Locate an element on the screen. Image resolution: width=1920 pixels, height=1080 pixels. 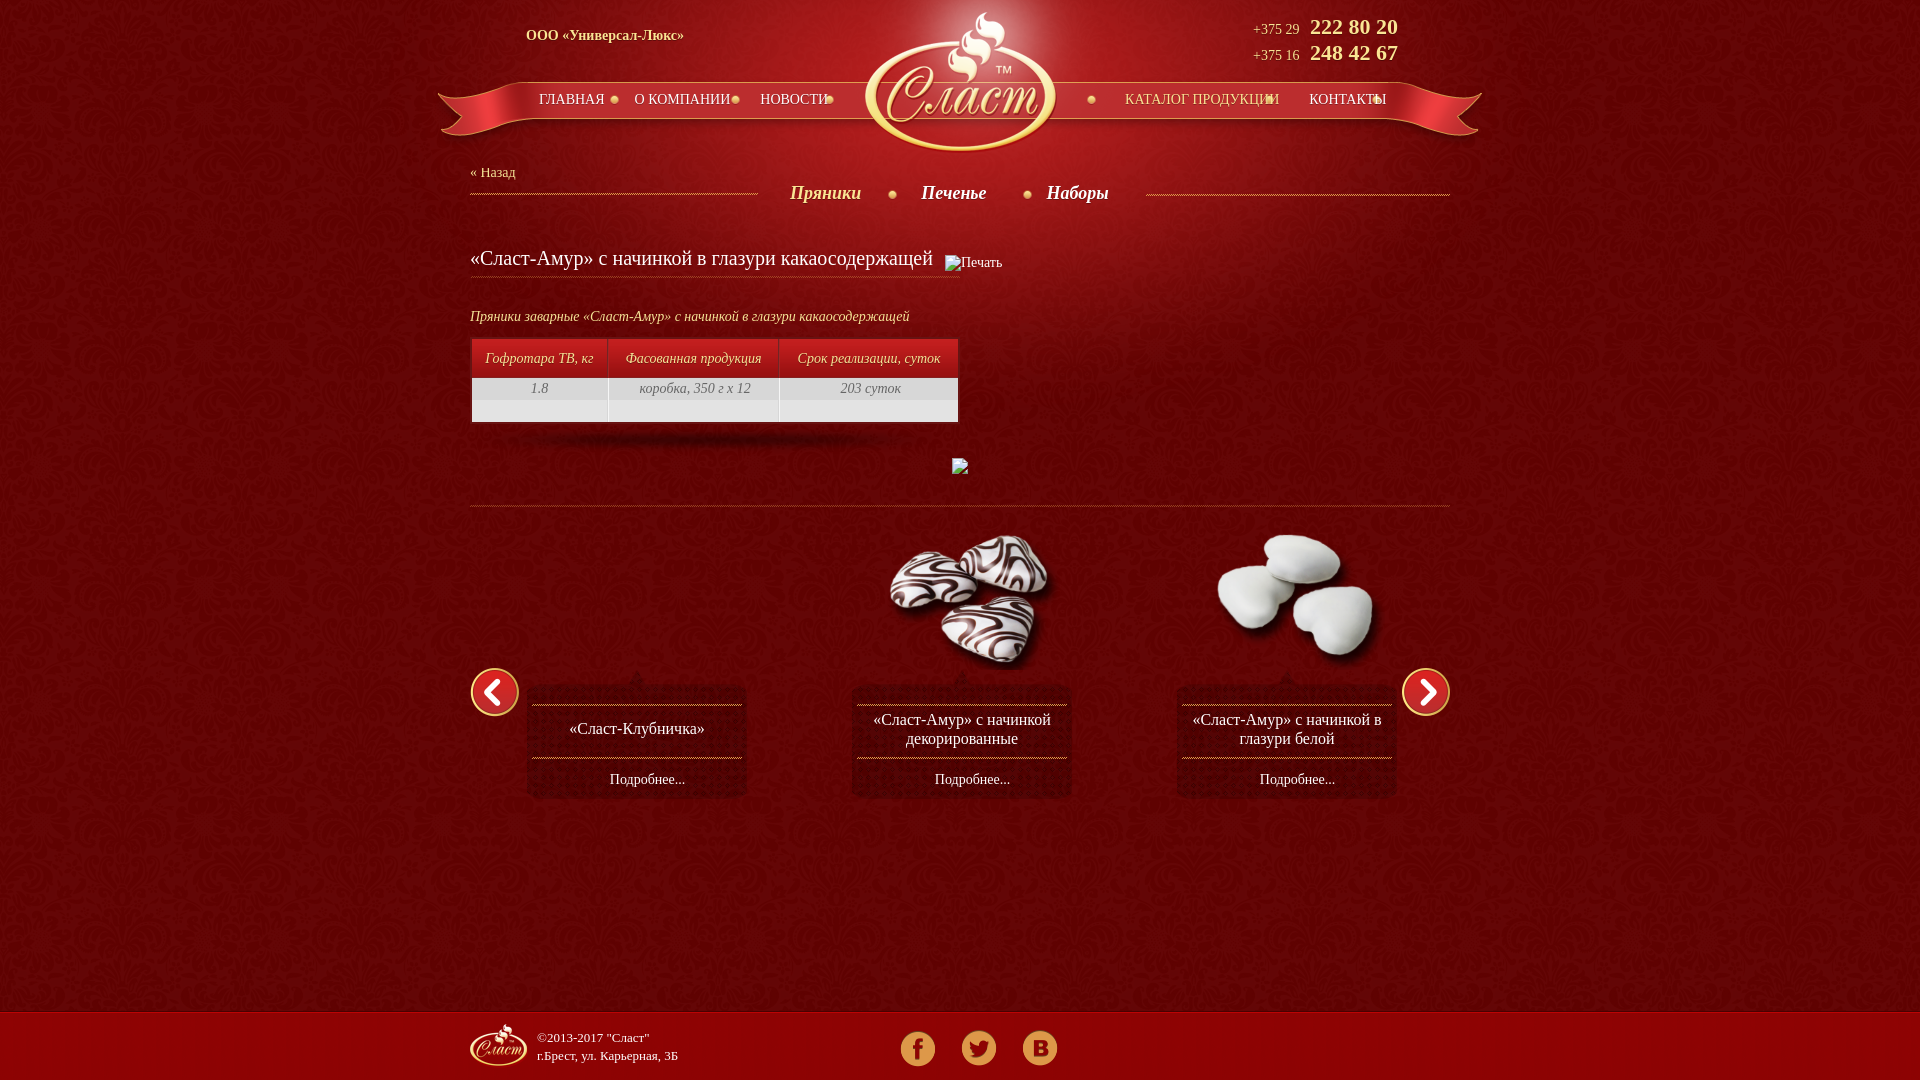
'Next' is located at coordinates (1432, 691).